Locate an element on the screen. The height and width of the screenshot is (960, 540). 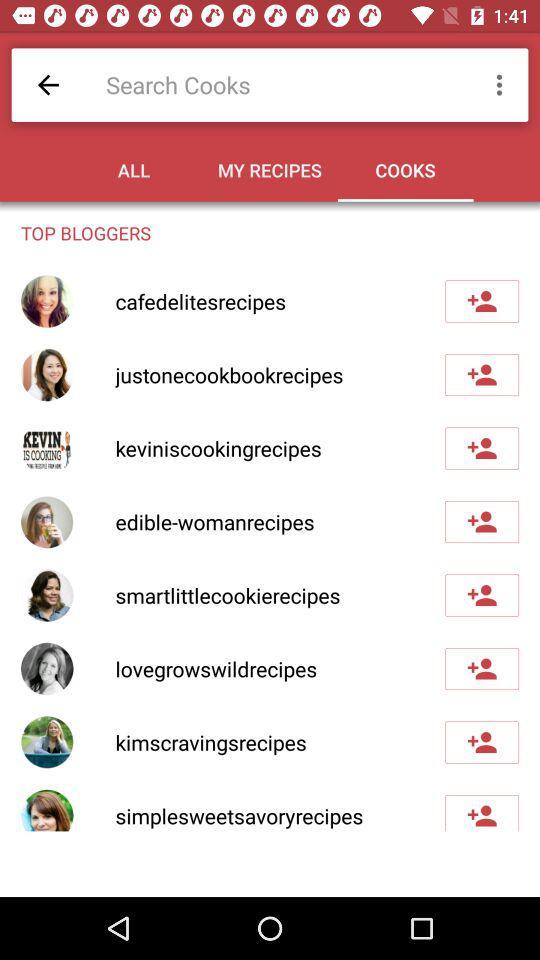
return to previous is located at coordinates (48, 85).